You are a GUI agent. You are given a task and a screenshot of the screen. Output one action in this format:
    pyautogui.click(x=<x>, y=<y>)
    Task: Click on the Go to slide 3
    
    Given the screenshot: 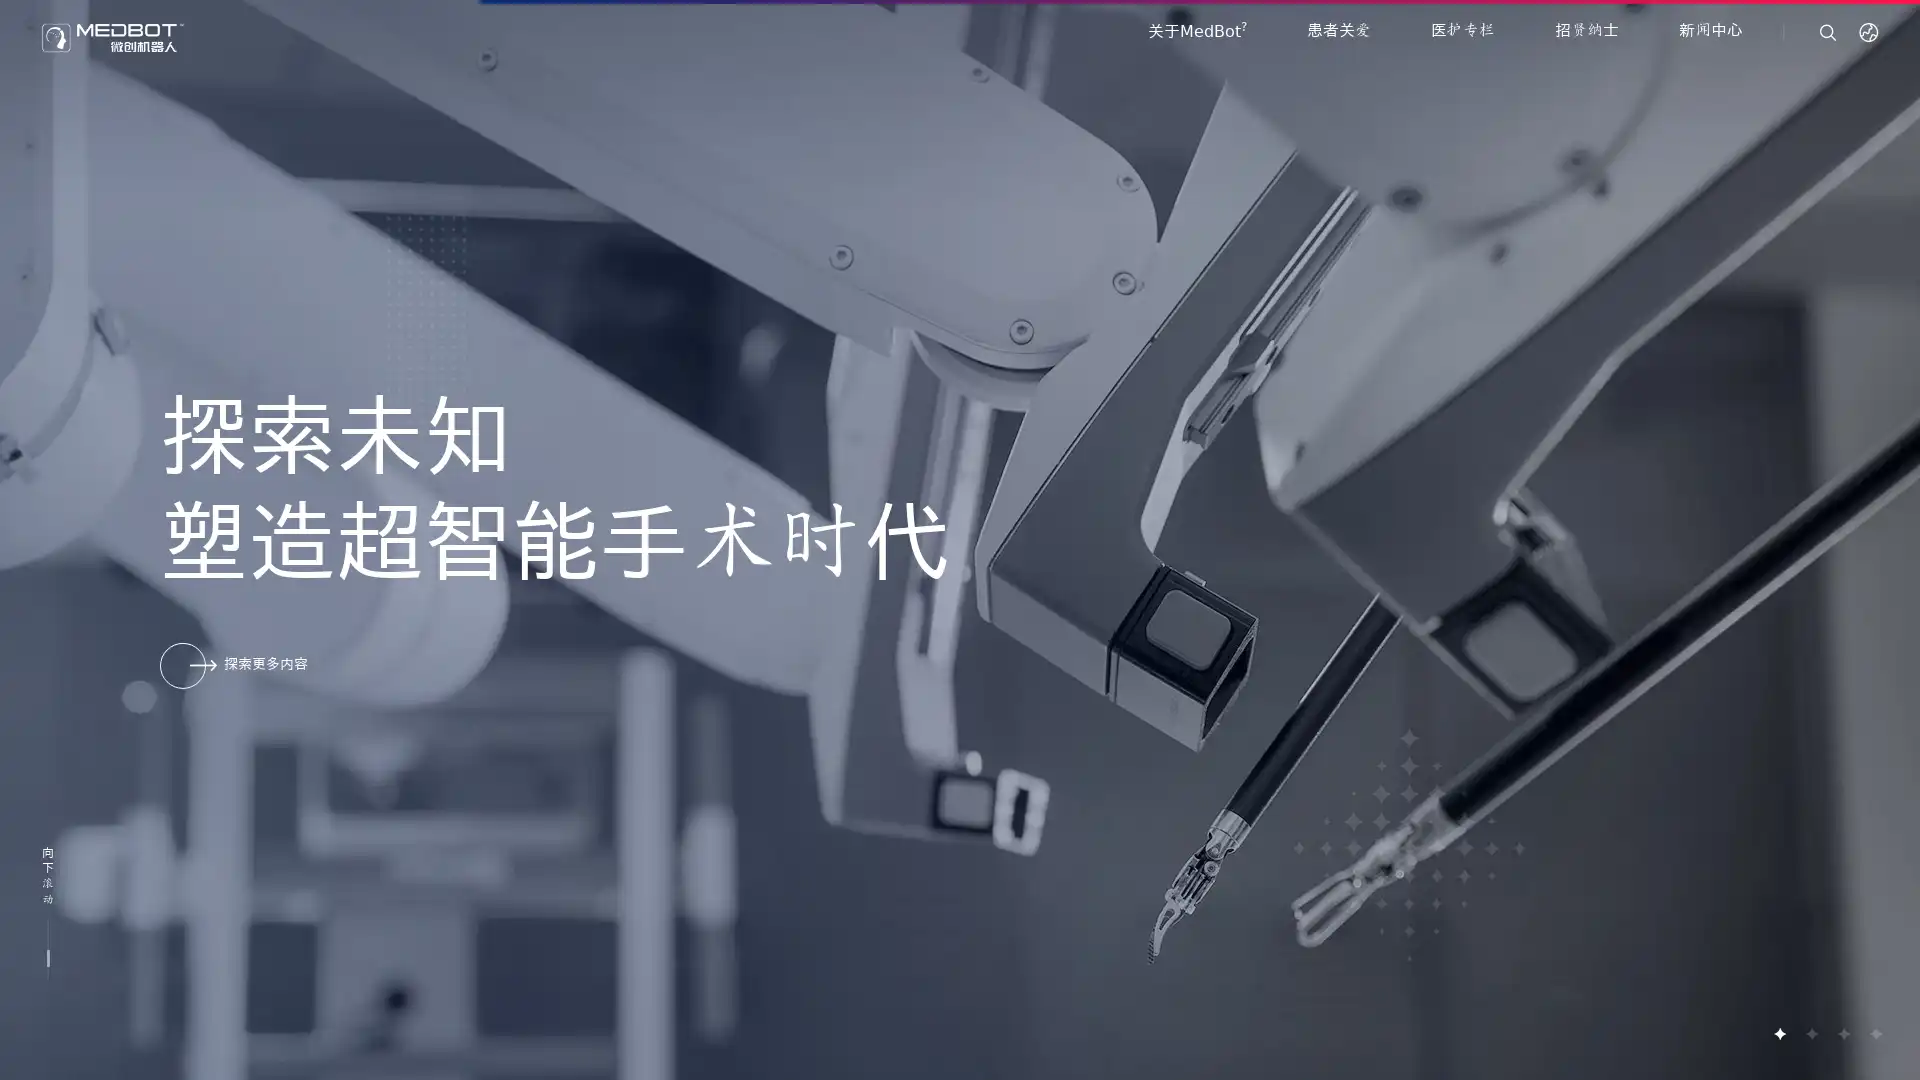 What is the action you would take?
    pyautogui.click(x=1842, y=1033)
    